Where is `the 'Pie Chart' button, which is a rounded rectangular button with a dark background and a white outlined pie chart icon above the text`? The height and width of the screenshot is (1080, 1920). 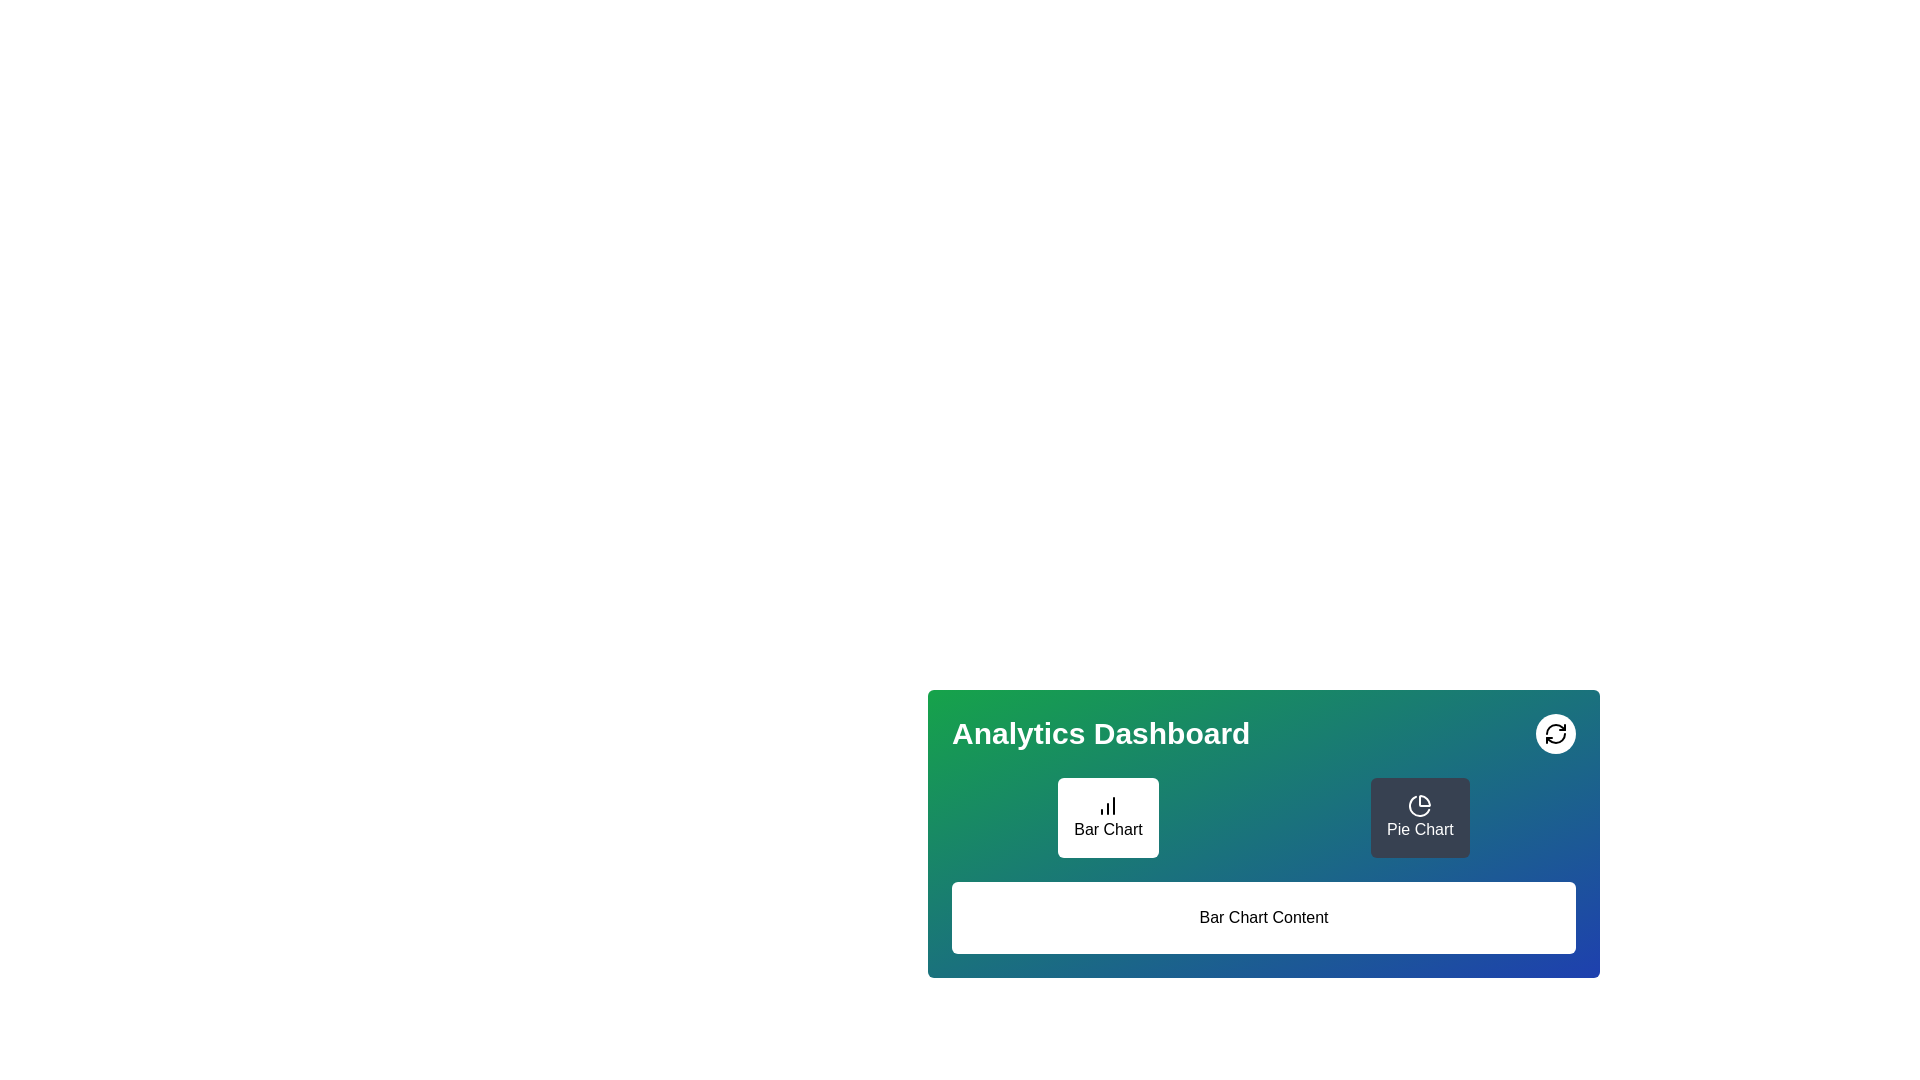 the 'Pie Chart' button, which is a rounded rectangular button with a dark background and a white outlined pie chart icon above the text is located at coordinates (1419, 817).